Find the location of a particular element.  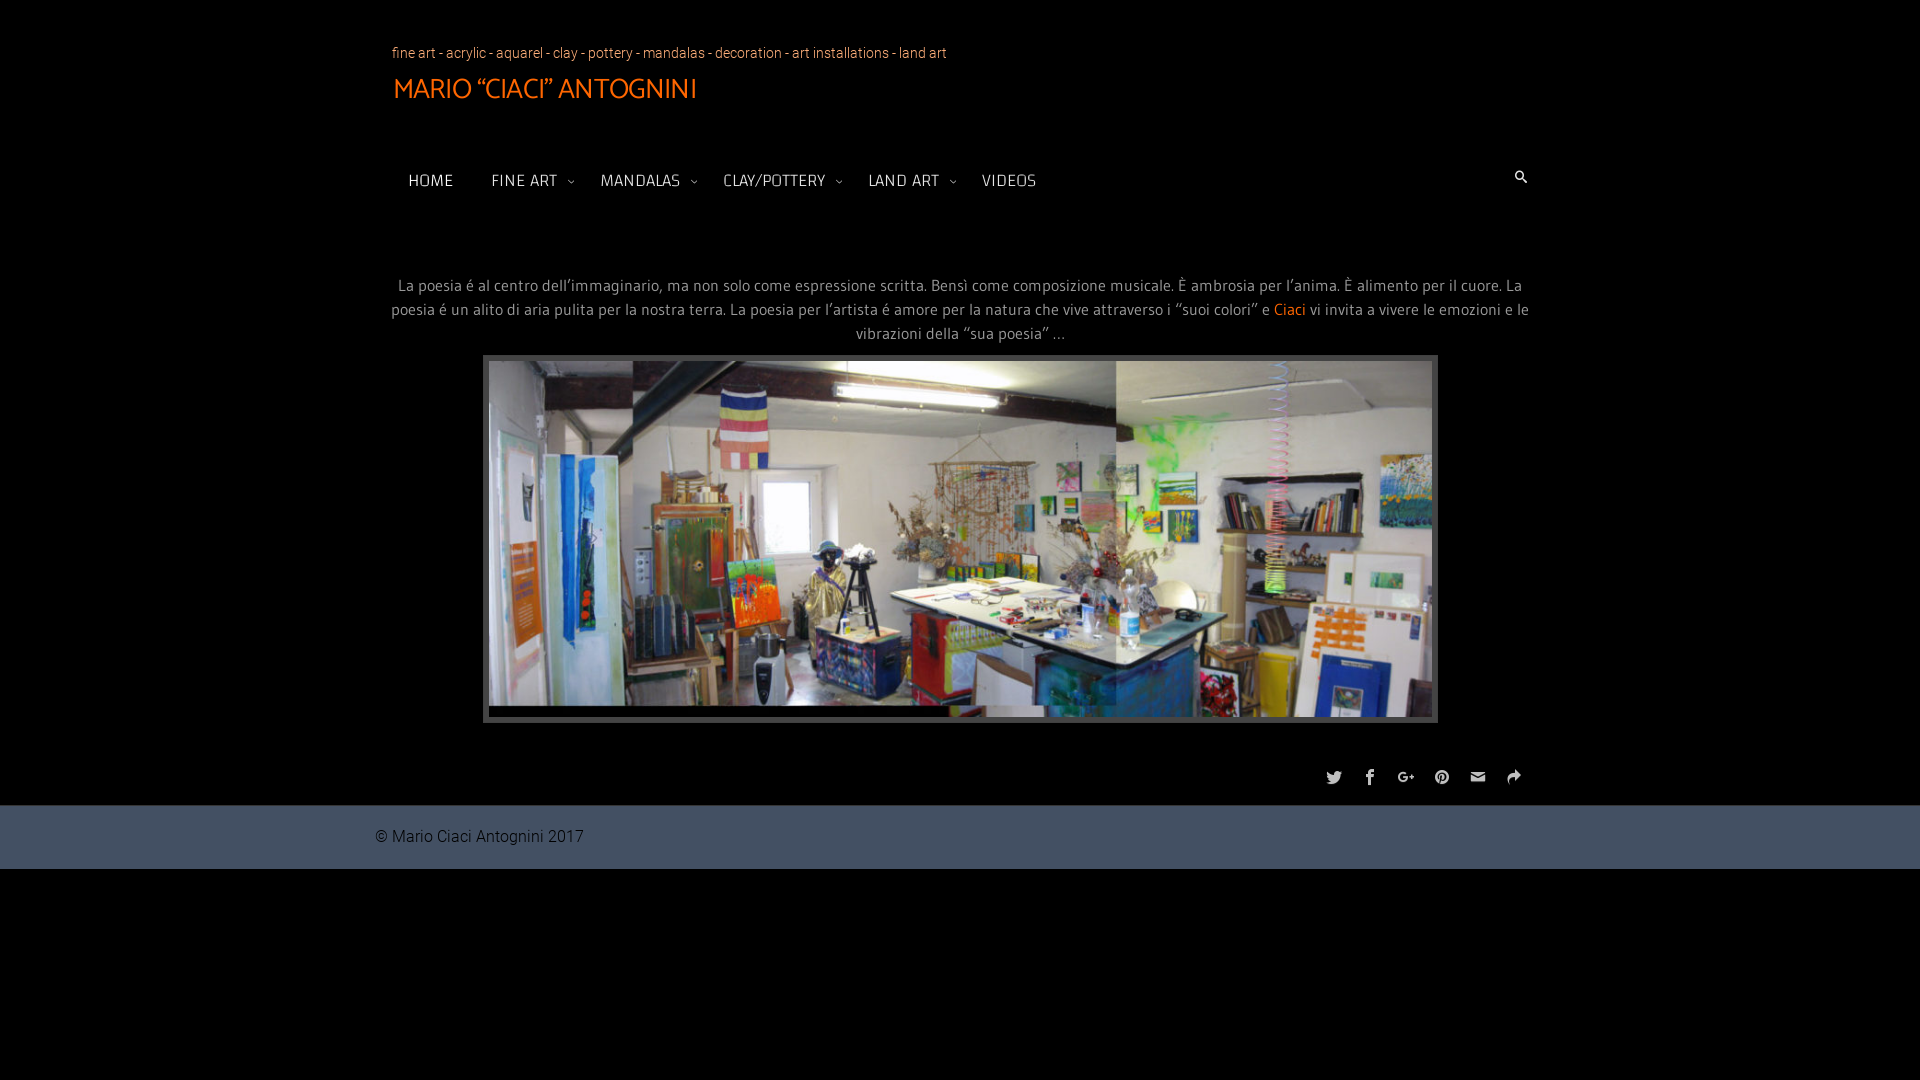

'HOME' is located at coordinates (430, 180).